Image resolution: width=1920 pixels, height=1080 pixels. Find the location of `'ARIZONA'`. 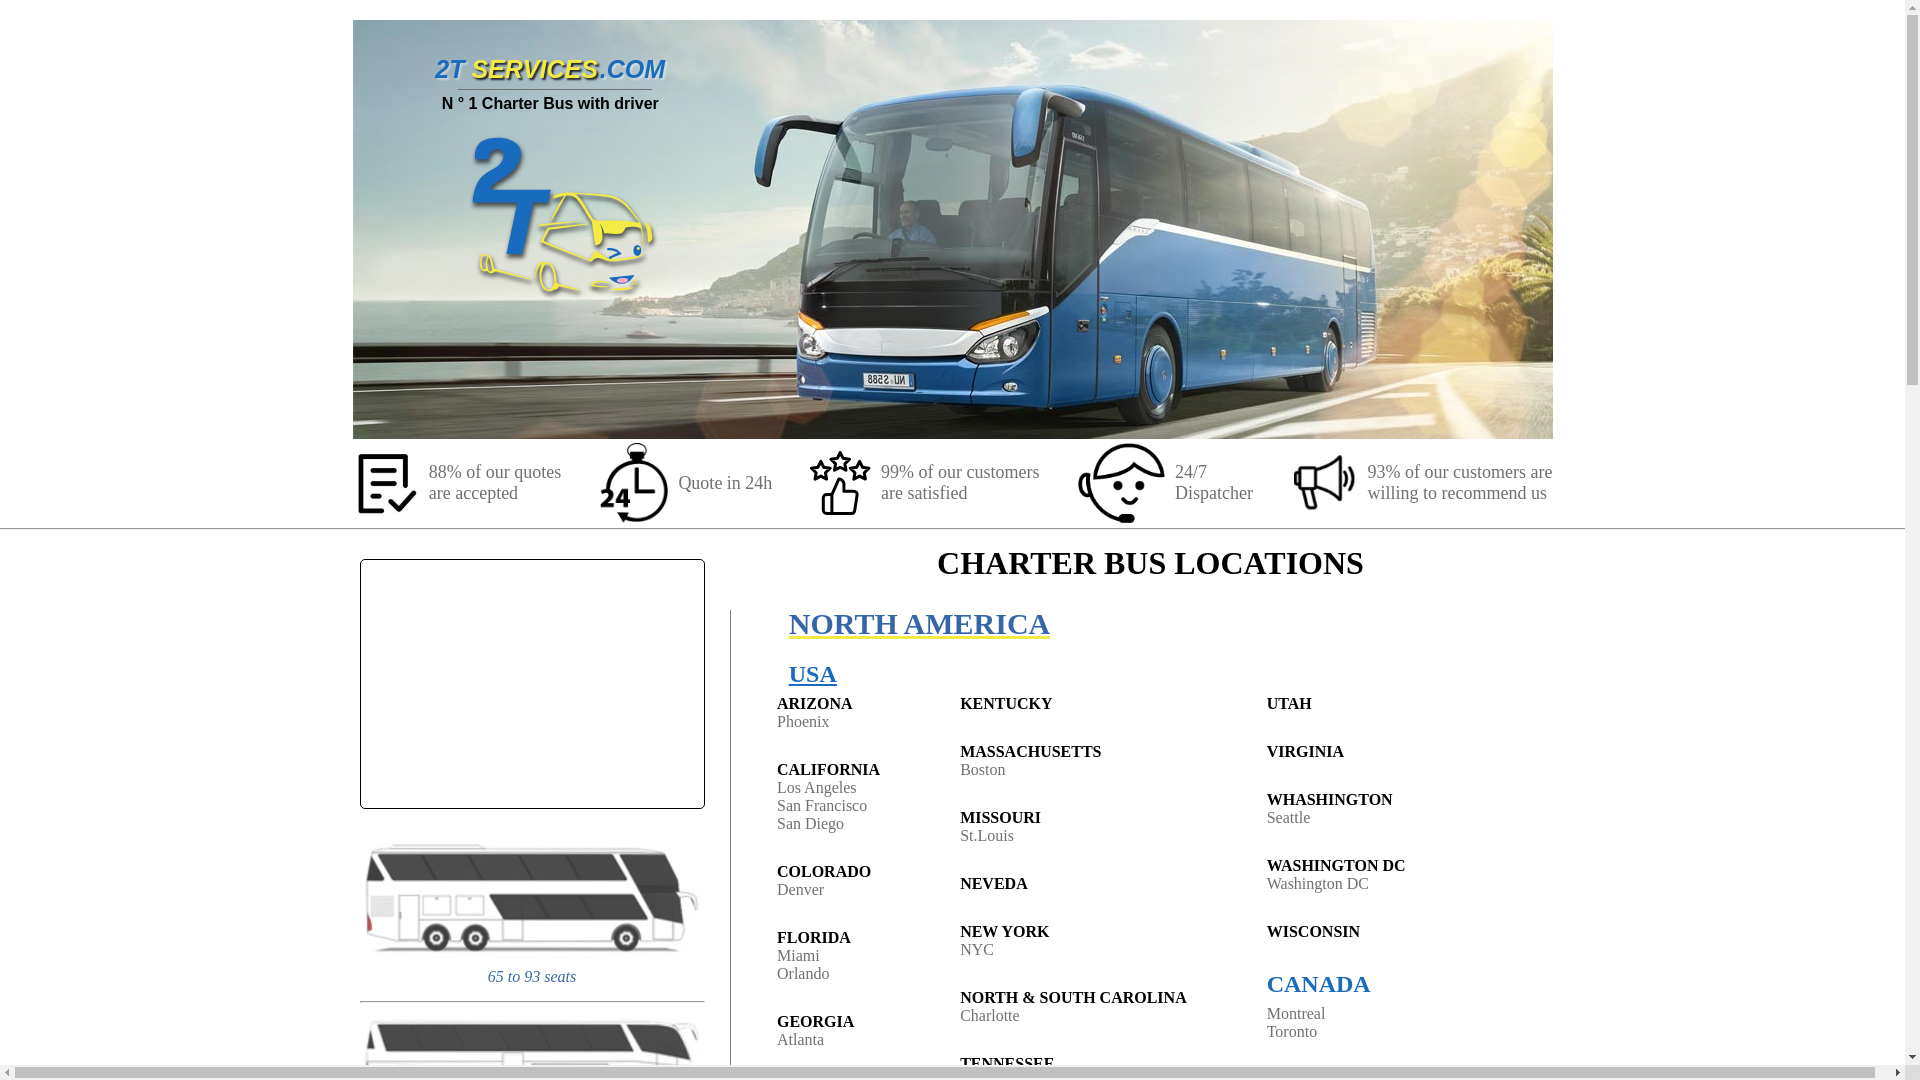

'ARIZONA' is located at coordinates (815, 702).